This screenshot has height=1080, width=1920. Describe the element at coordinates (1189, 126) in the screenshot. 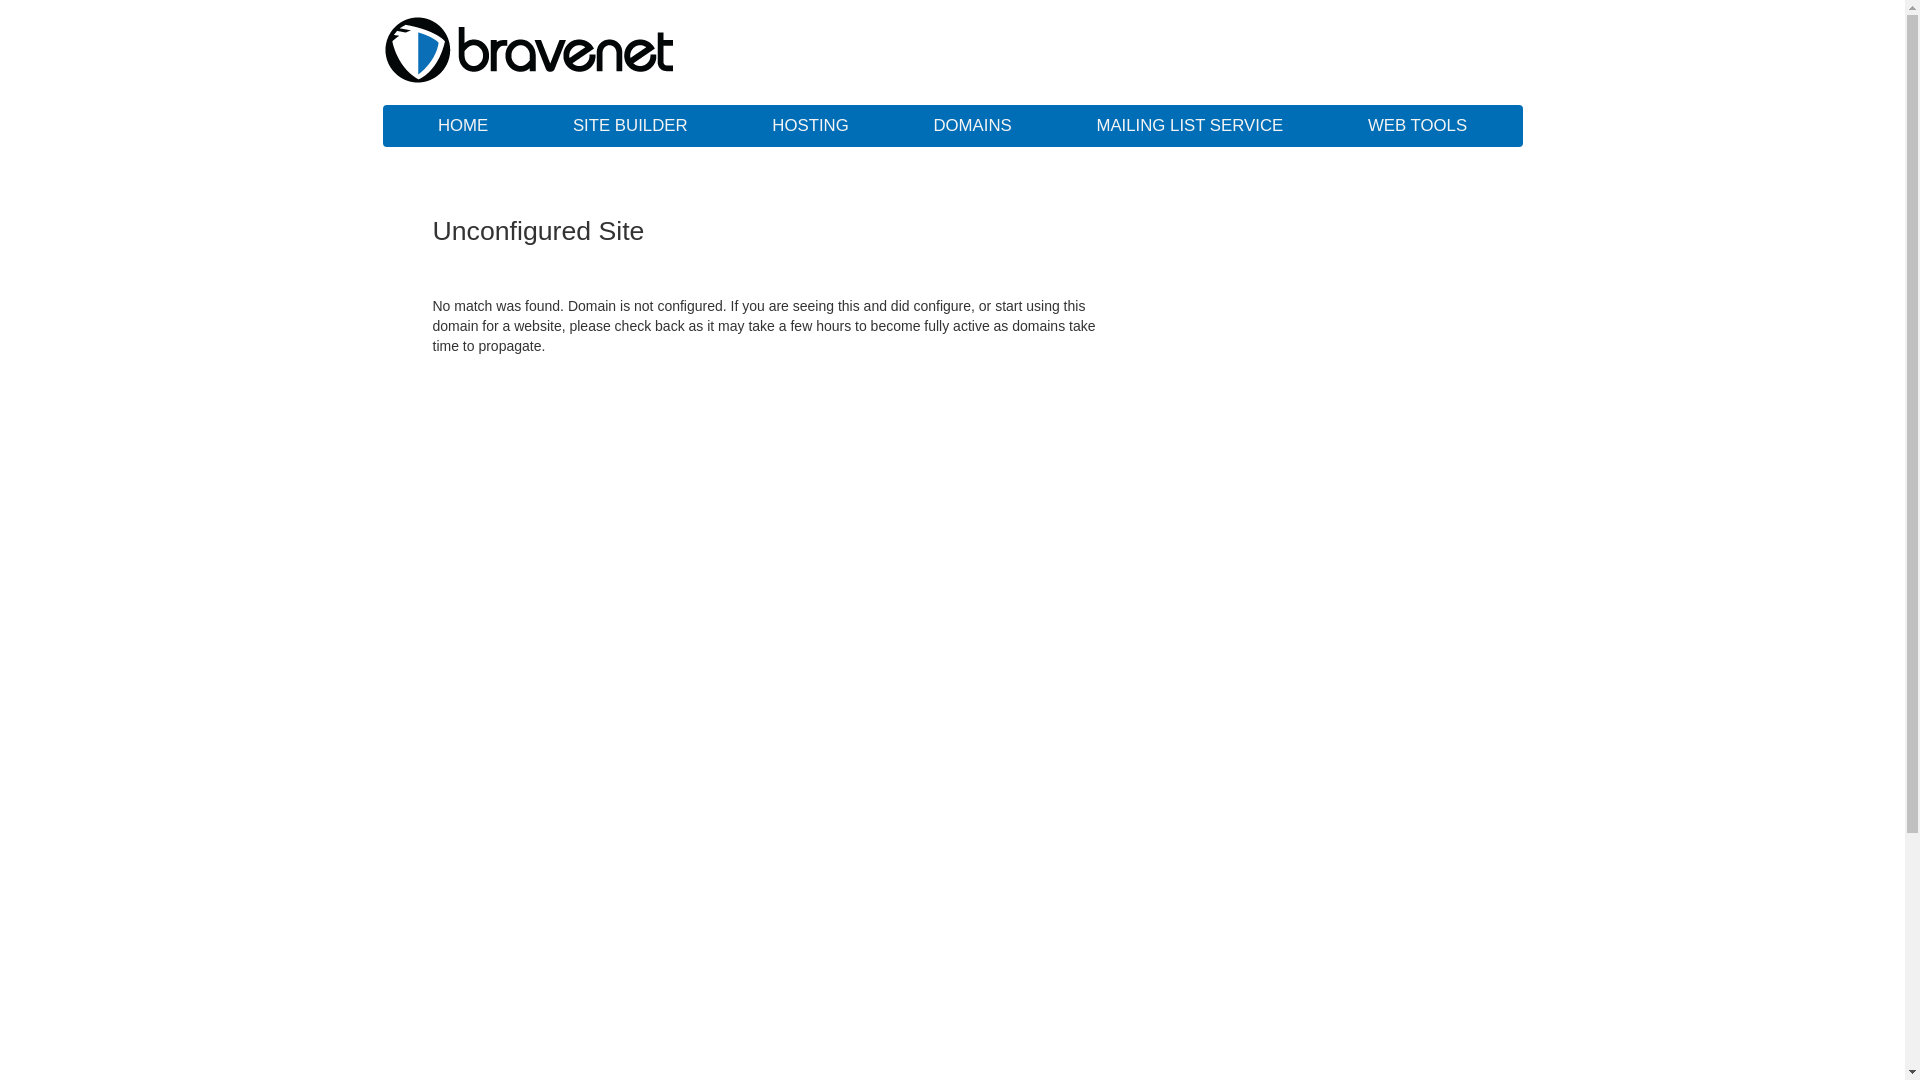

I see `'MAILING LIST SERVICE'` at that location.